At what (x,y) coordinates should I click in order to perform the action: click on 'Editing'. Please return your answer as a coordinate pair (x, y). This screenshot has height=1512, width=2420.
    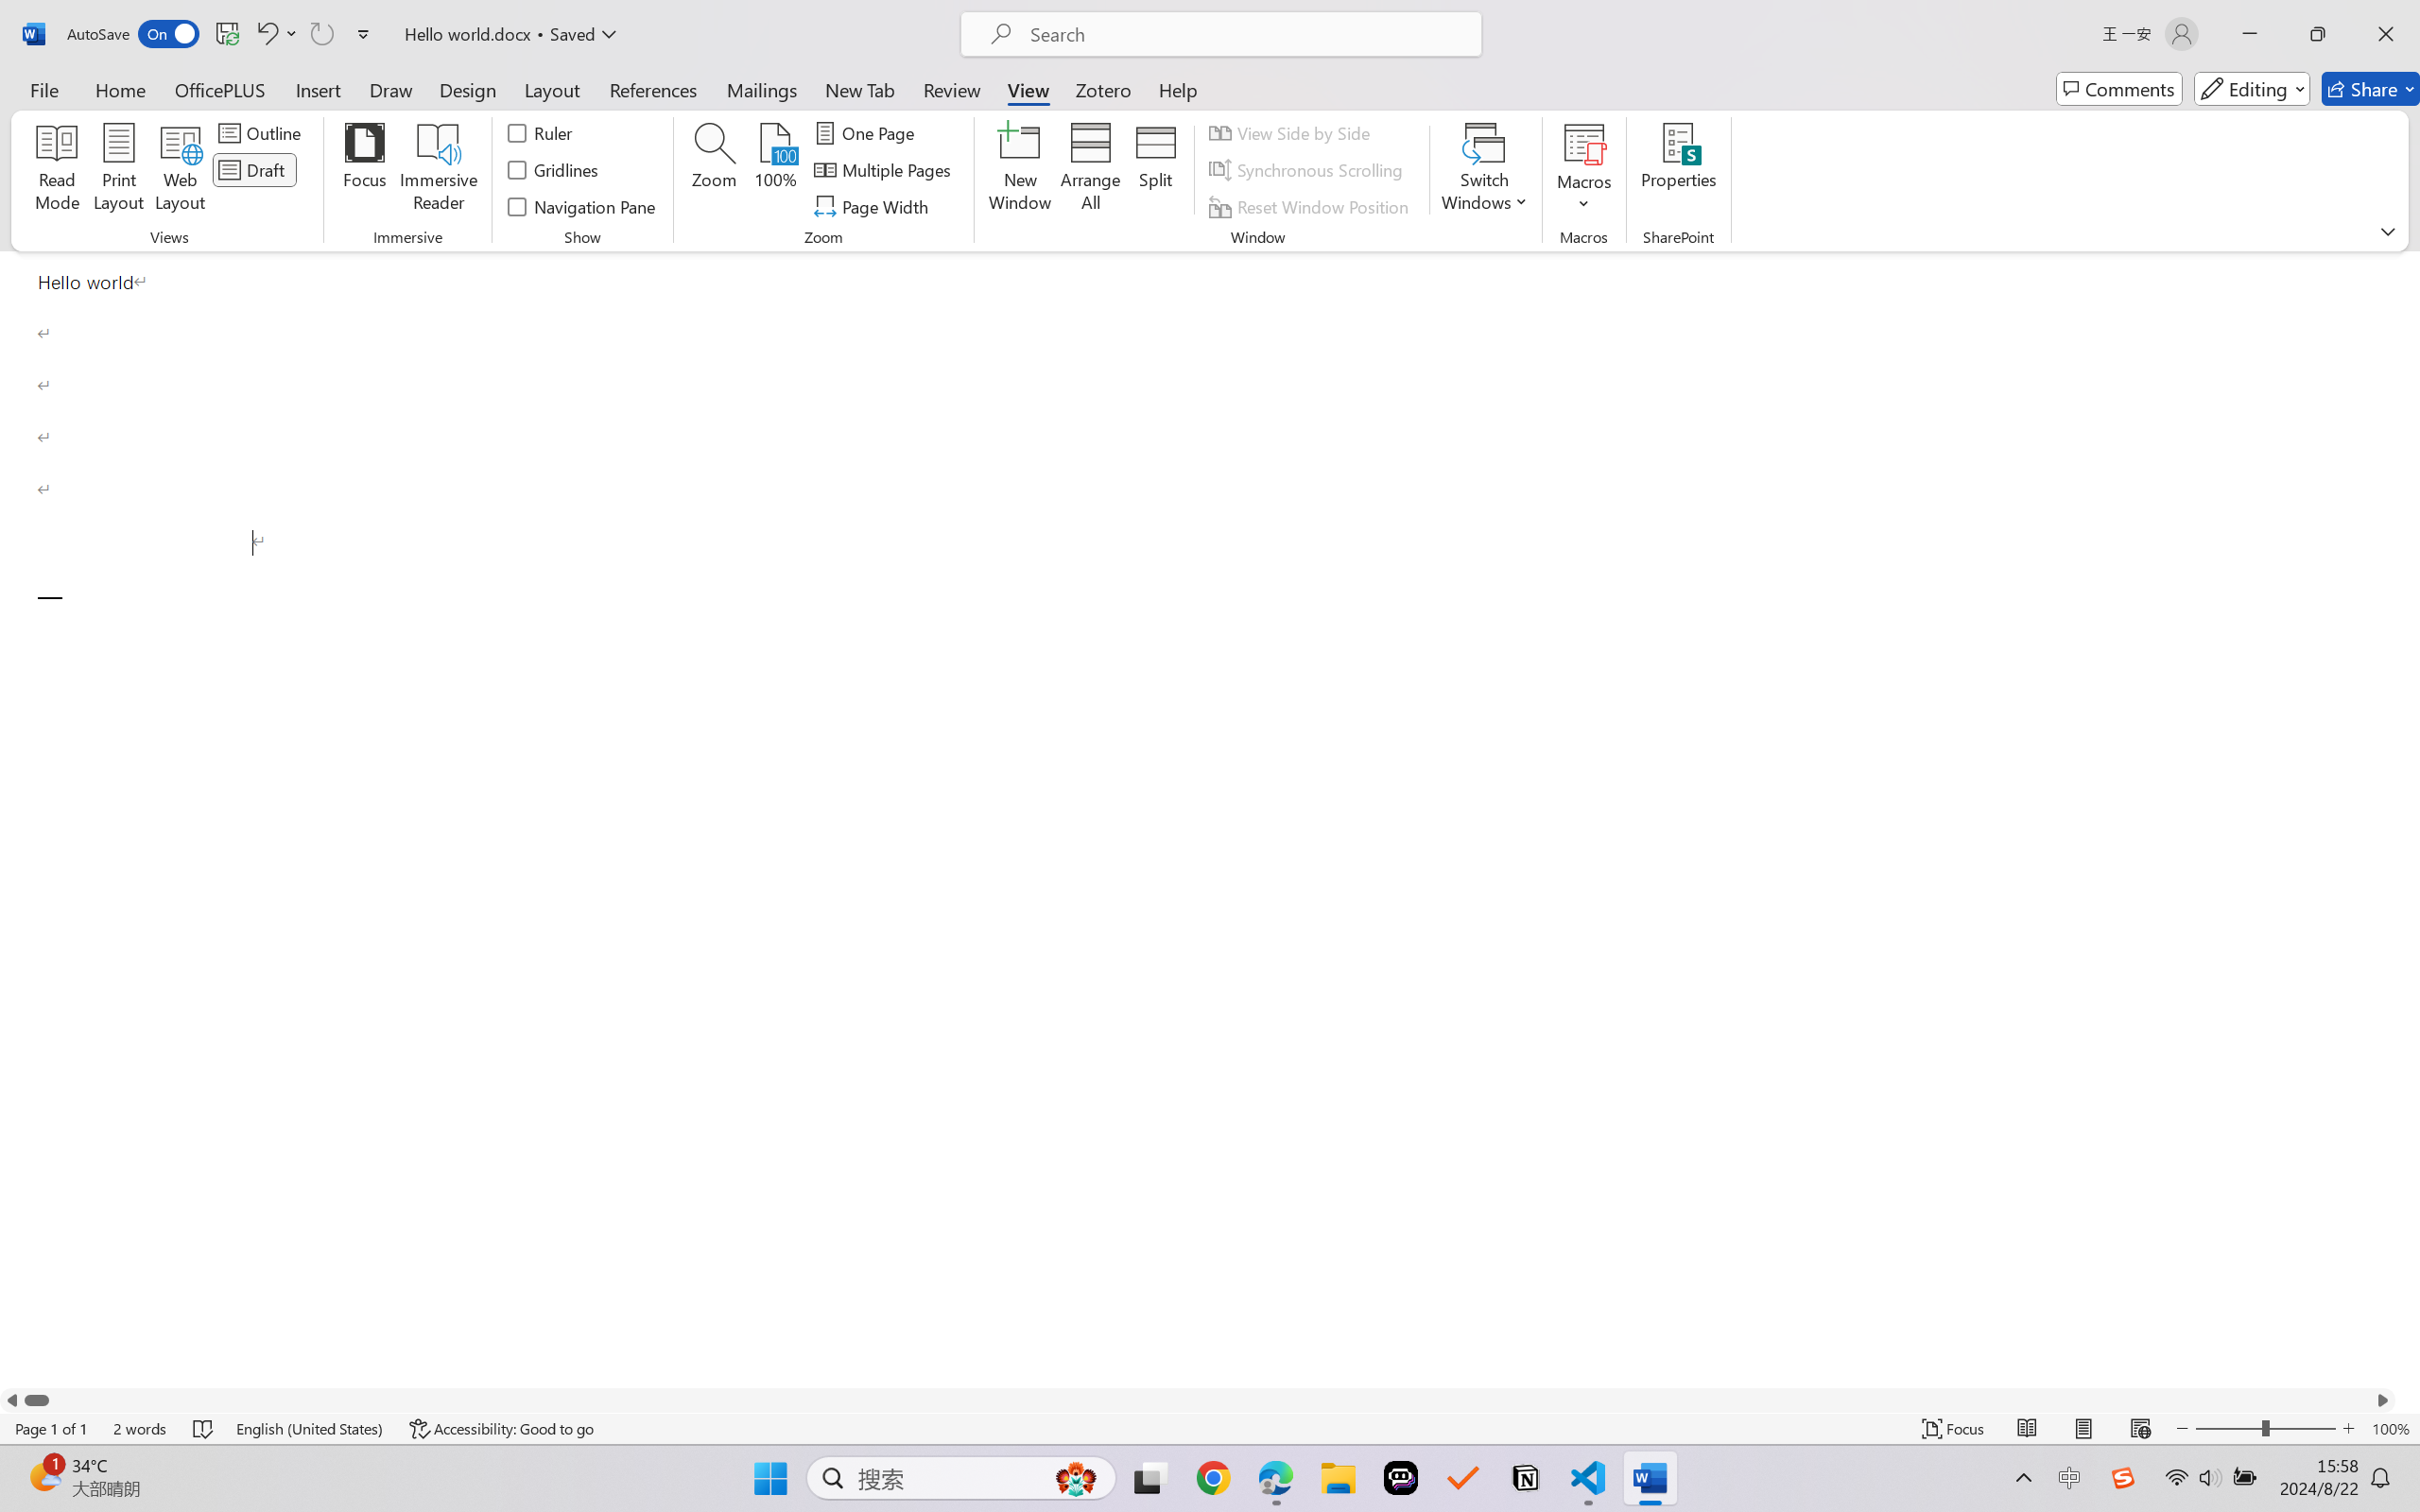
    Looking at the image, I should click on (2253, 88).